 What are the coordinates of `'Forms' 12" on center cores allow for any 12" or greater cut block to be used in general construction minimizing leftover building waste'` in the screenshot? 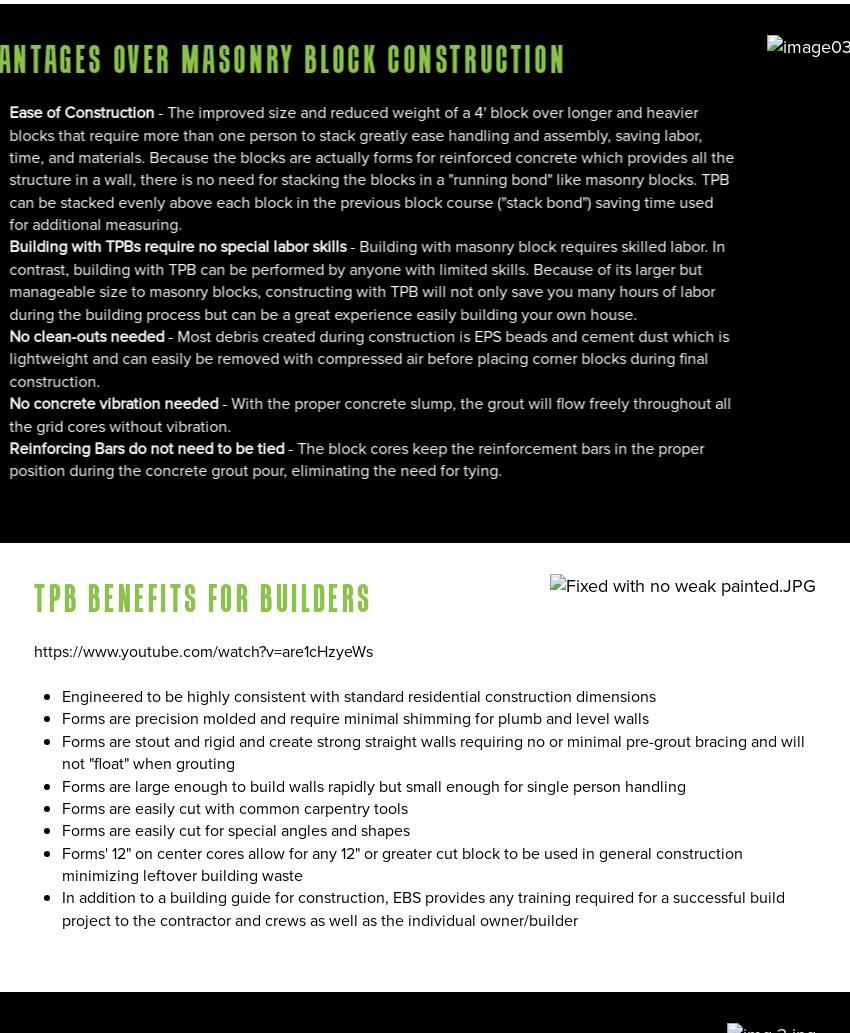 It's located at (402, 863).